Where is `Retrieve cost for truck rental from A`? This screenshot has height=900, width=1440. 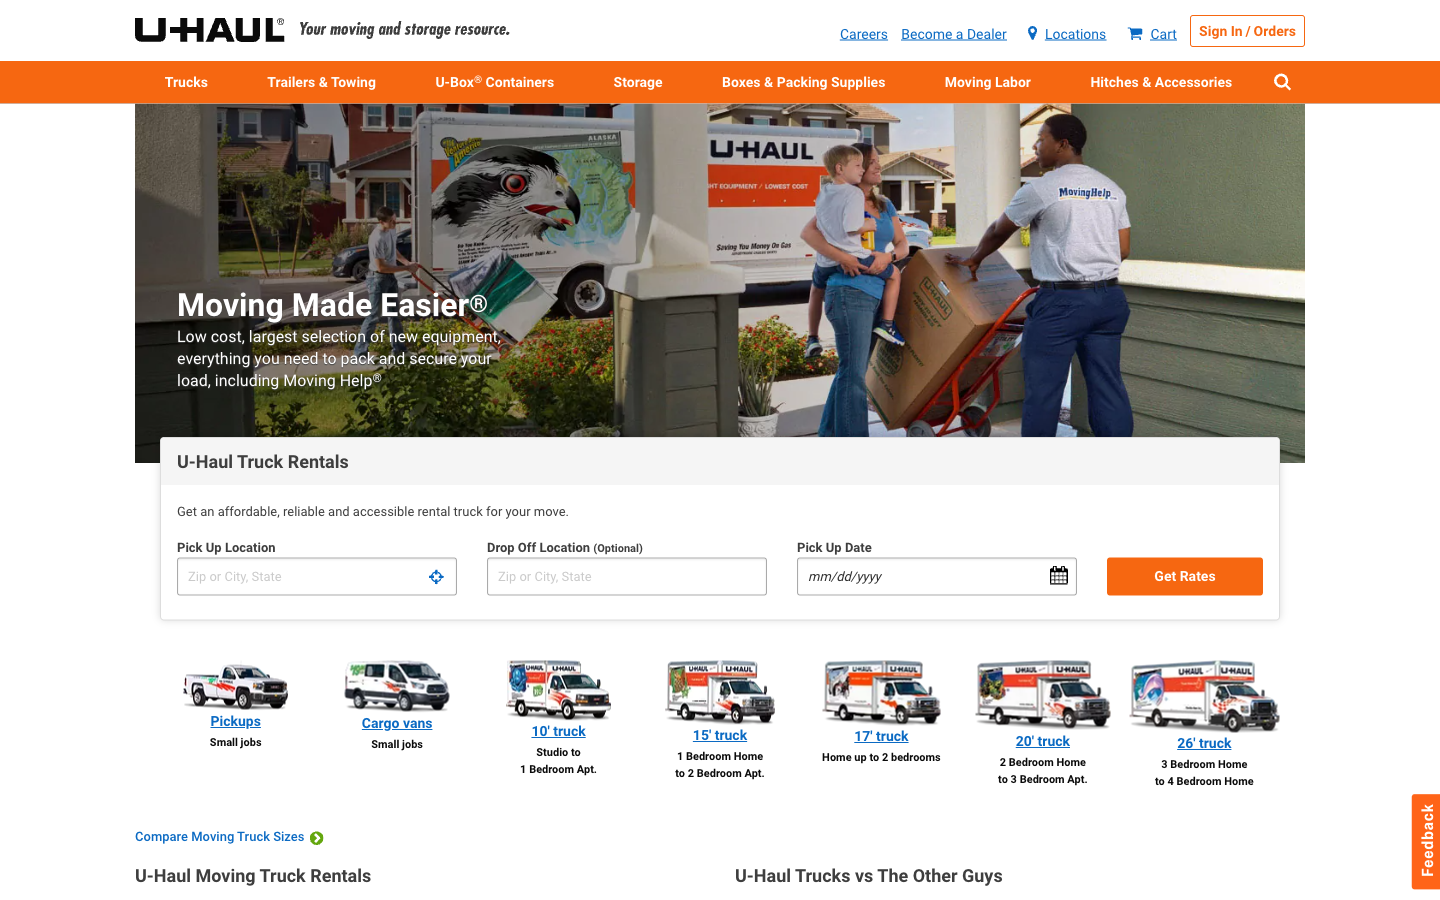
Retrieve cost for truck rental from A is located at coordinates (316, 576).